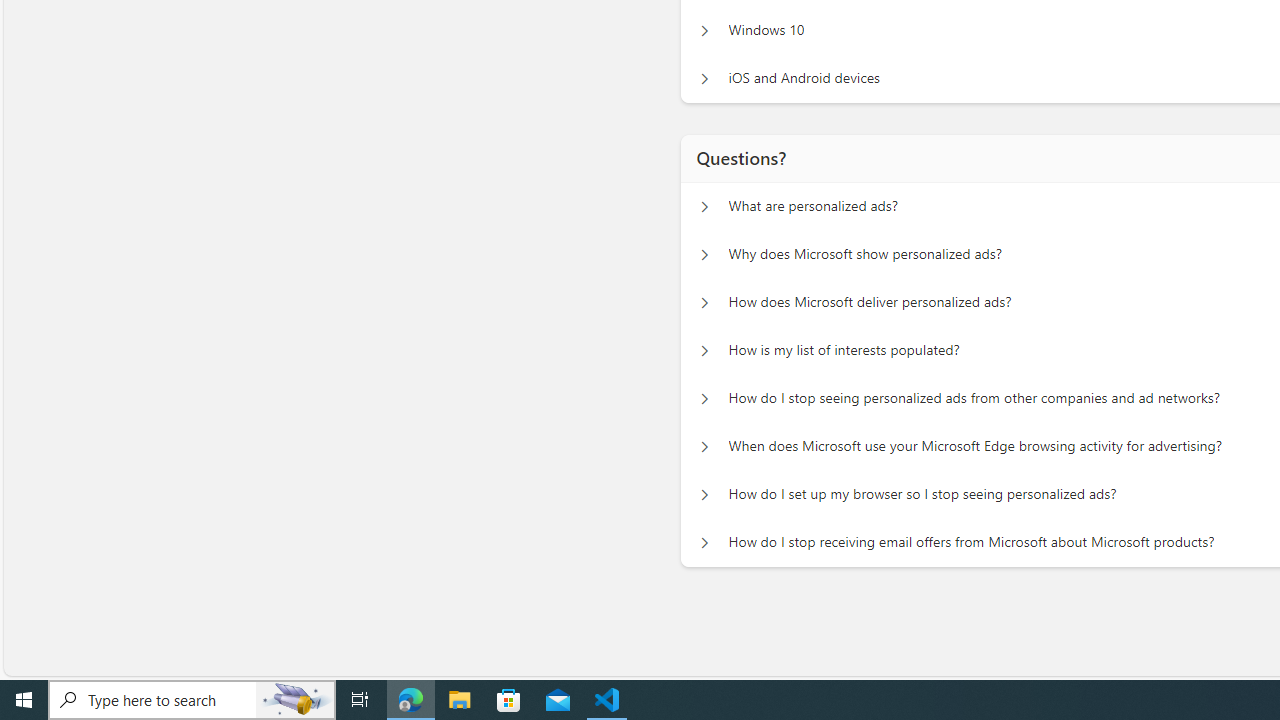 This screenshot has height=720, width=1280. Describe the element at coordinates (704, 303) in the screenshot. I see `'Questions? How does Microsoft deliver personalized ads?'` at that location.